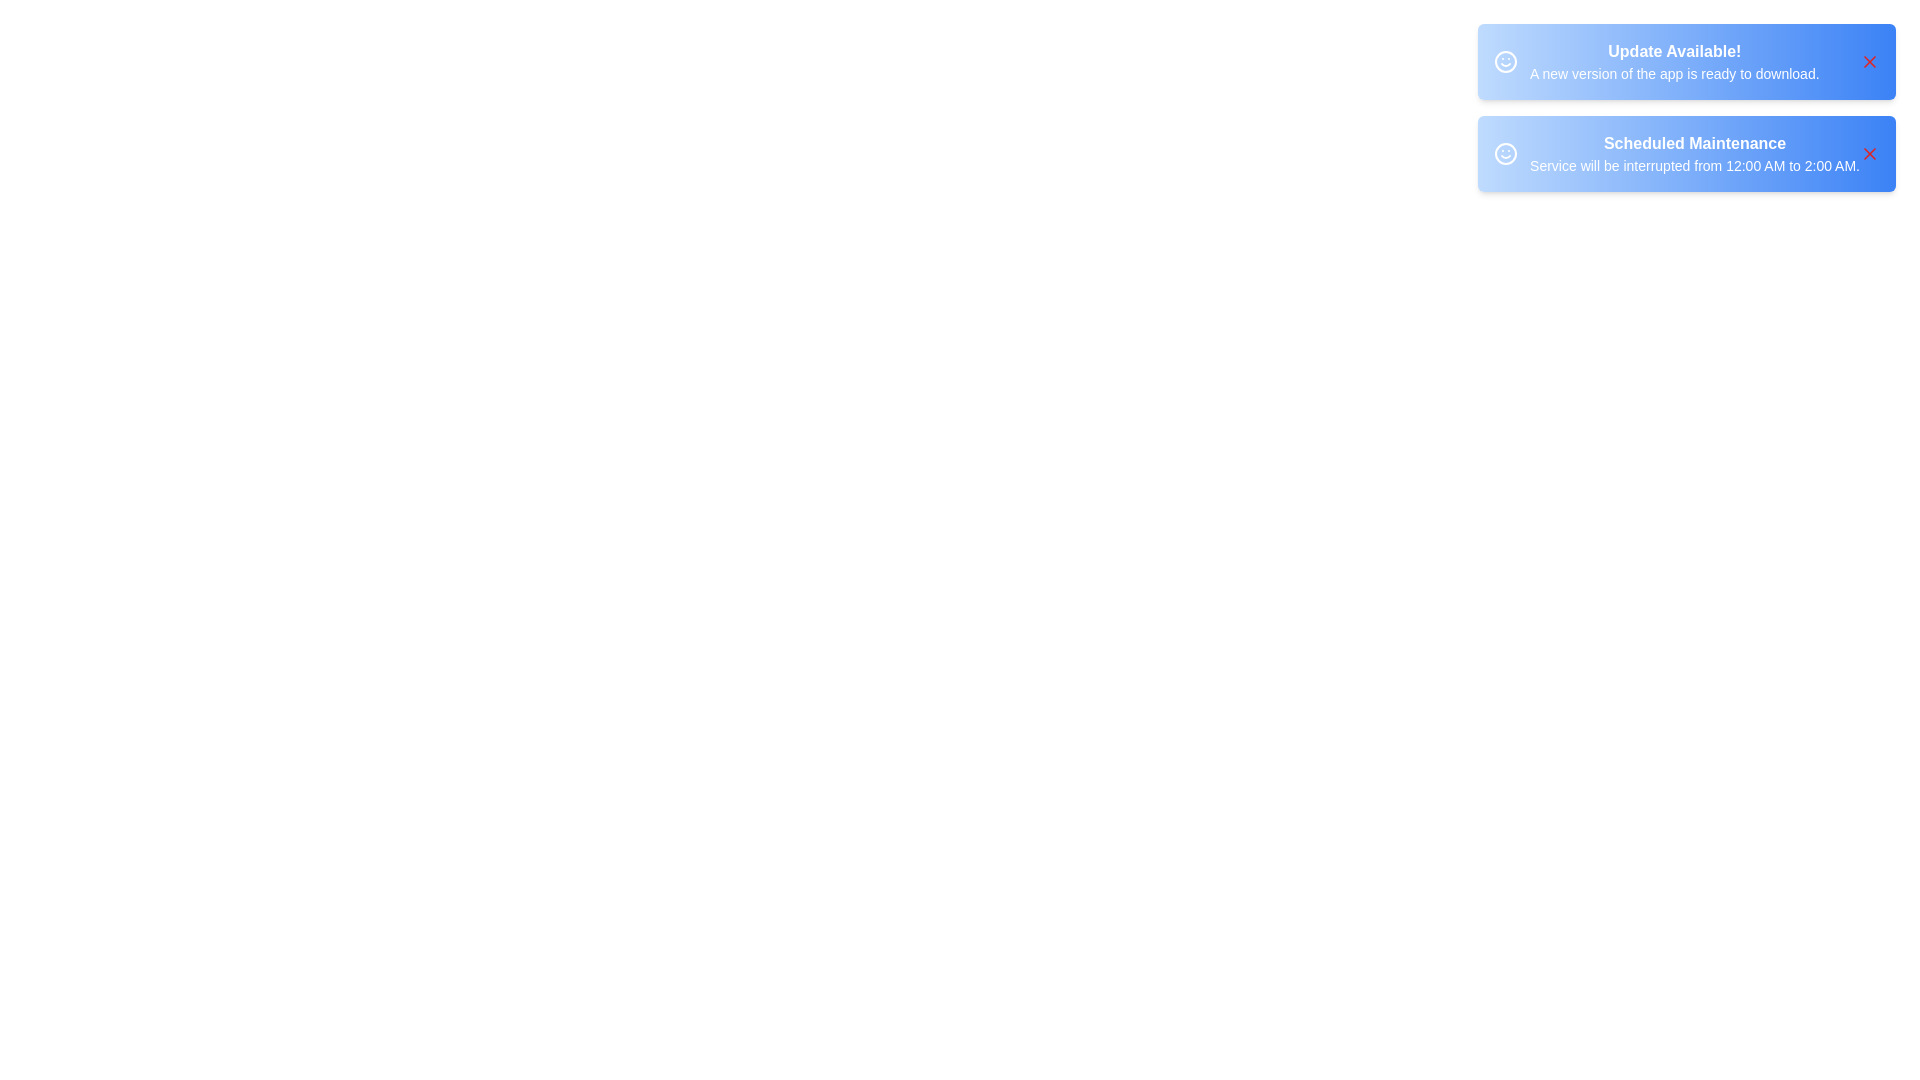  Describe the element at coordinates (1506, 60) in the screenshot. I see `the smile icon to interact with it` at that location.